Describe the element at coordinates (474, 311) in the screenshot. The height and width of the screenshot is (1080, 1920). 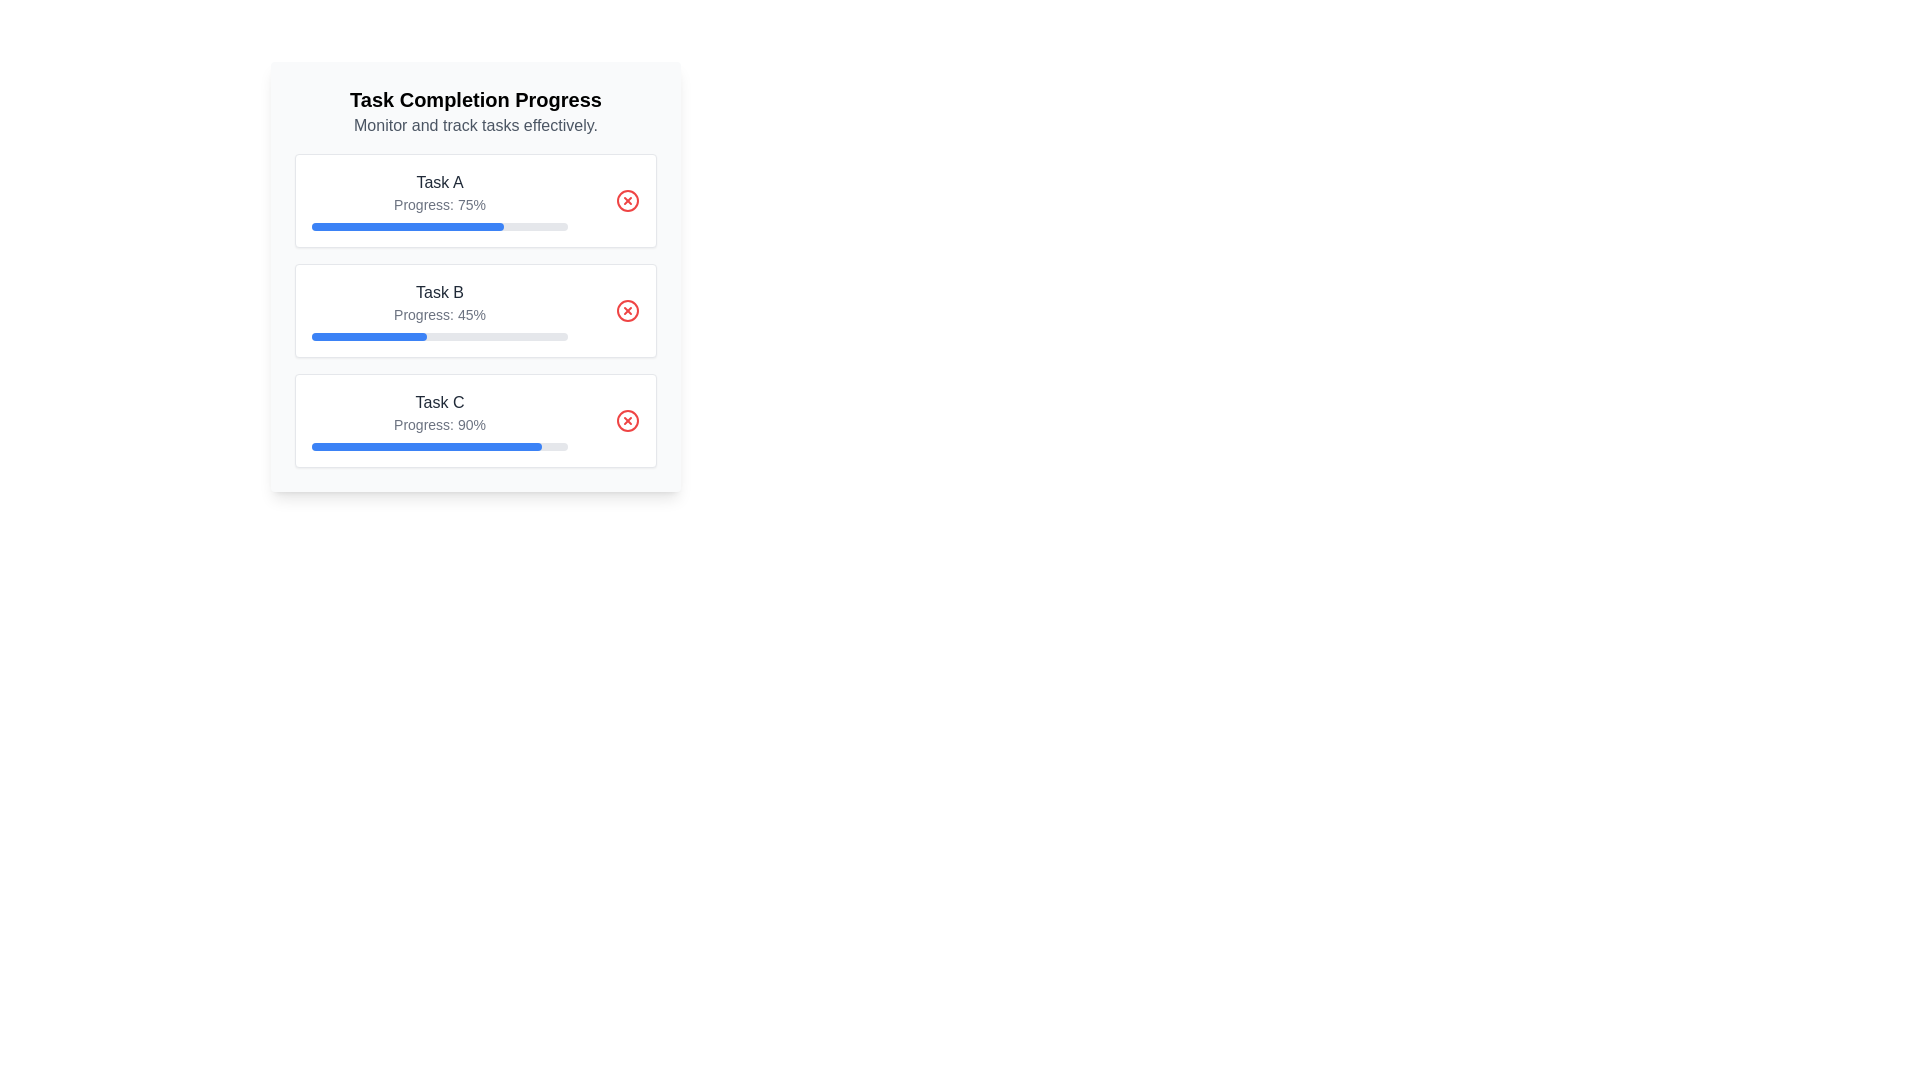
I see `the second task card named 'Task B'` at that location.